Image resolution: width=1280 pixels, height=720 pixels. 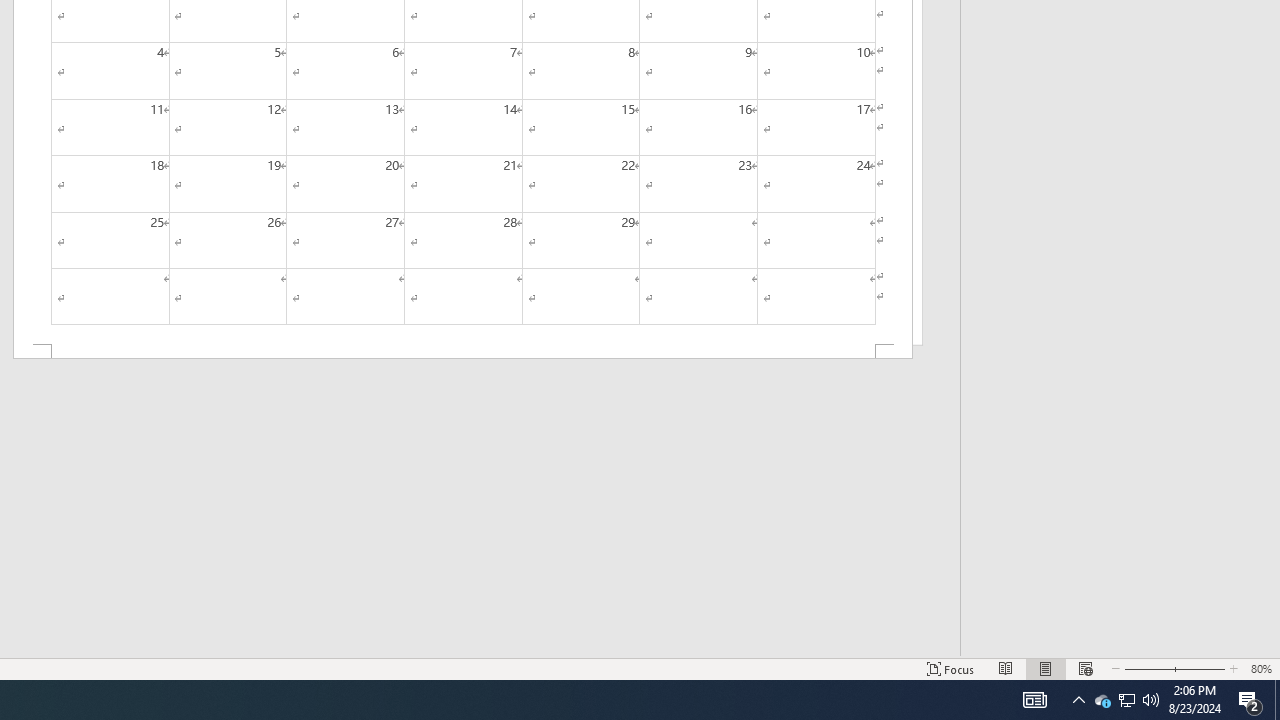 What do you see at coordinates (1085, 669) in the screenshot?
I see `'Web Layout'` at bounding box center [1085, 669].